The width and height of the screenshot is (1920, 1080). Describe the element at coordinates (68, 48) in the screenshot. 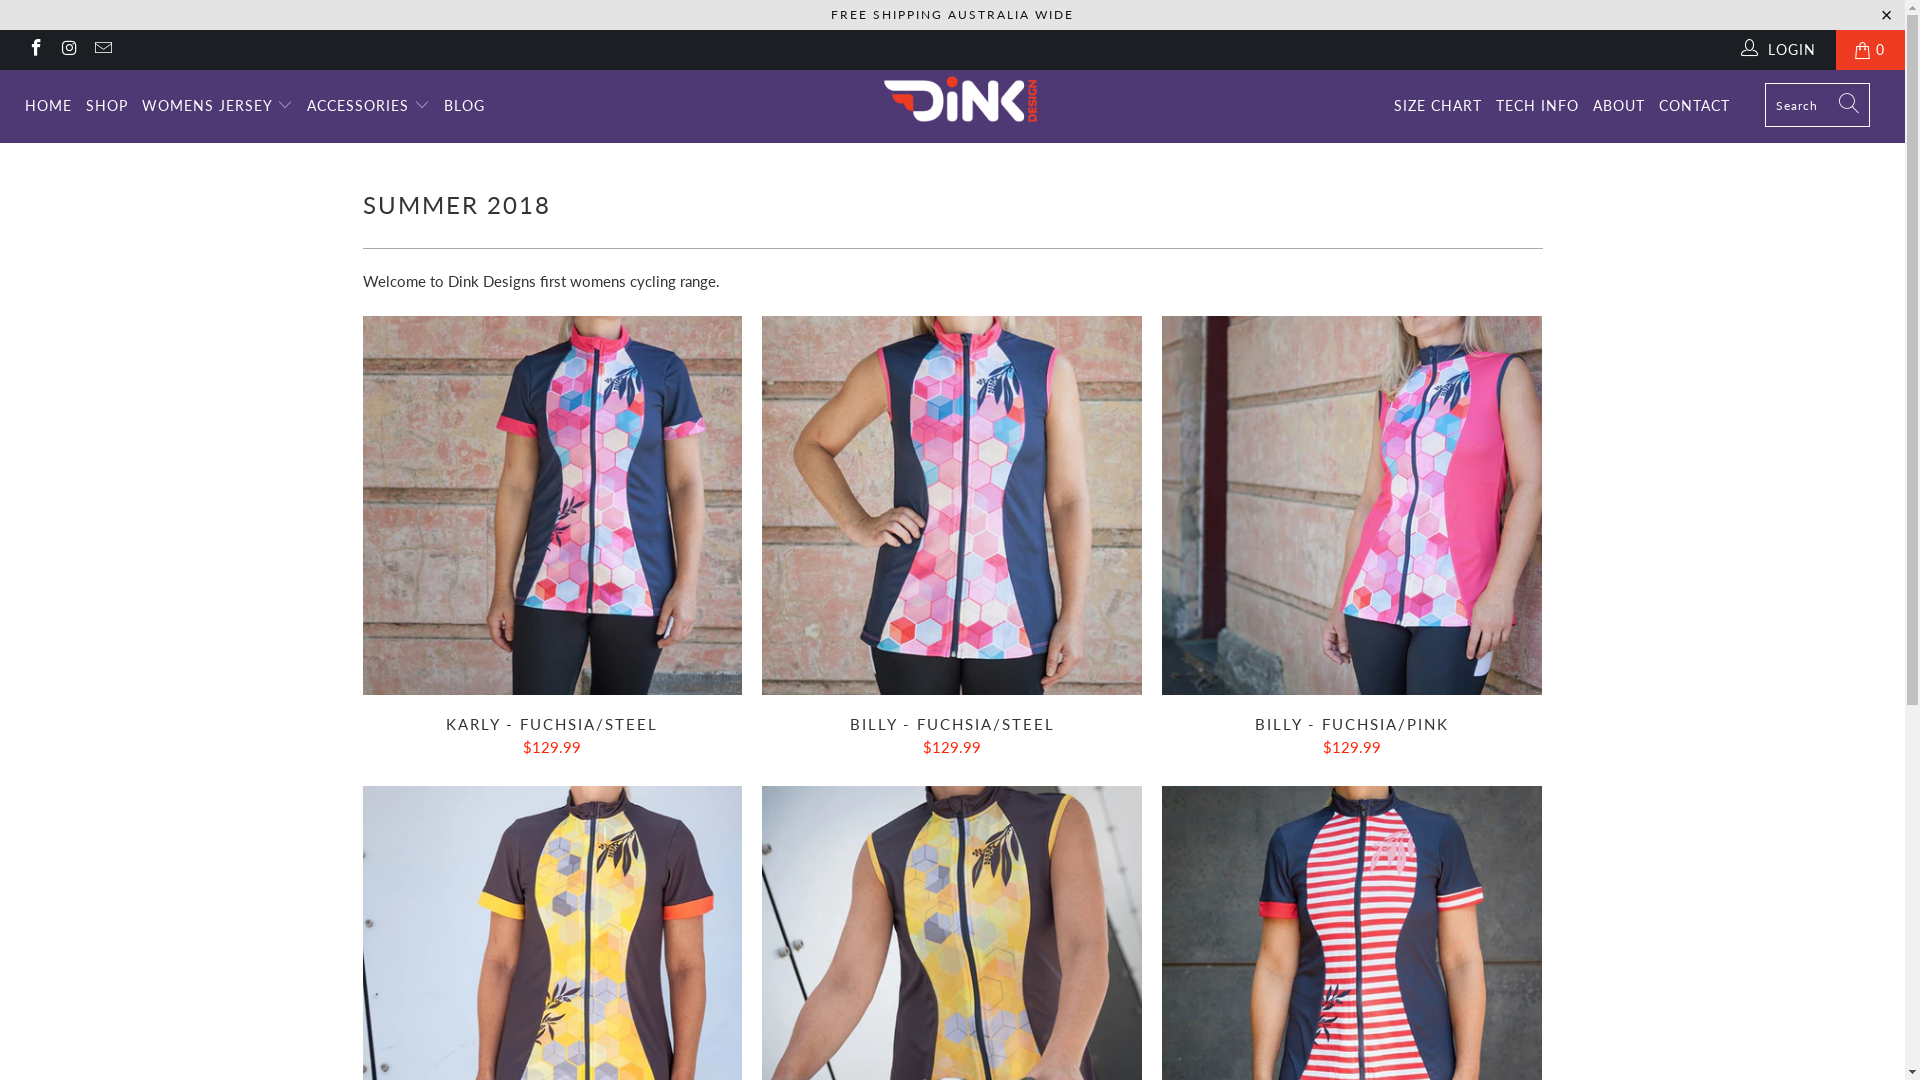

I see `'Dink Design on Instagram'` at that location.